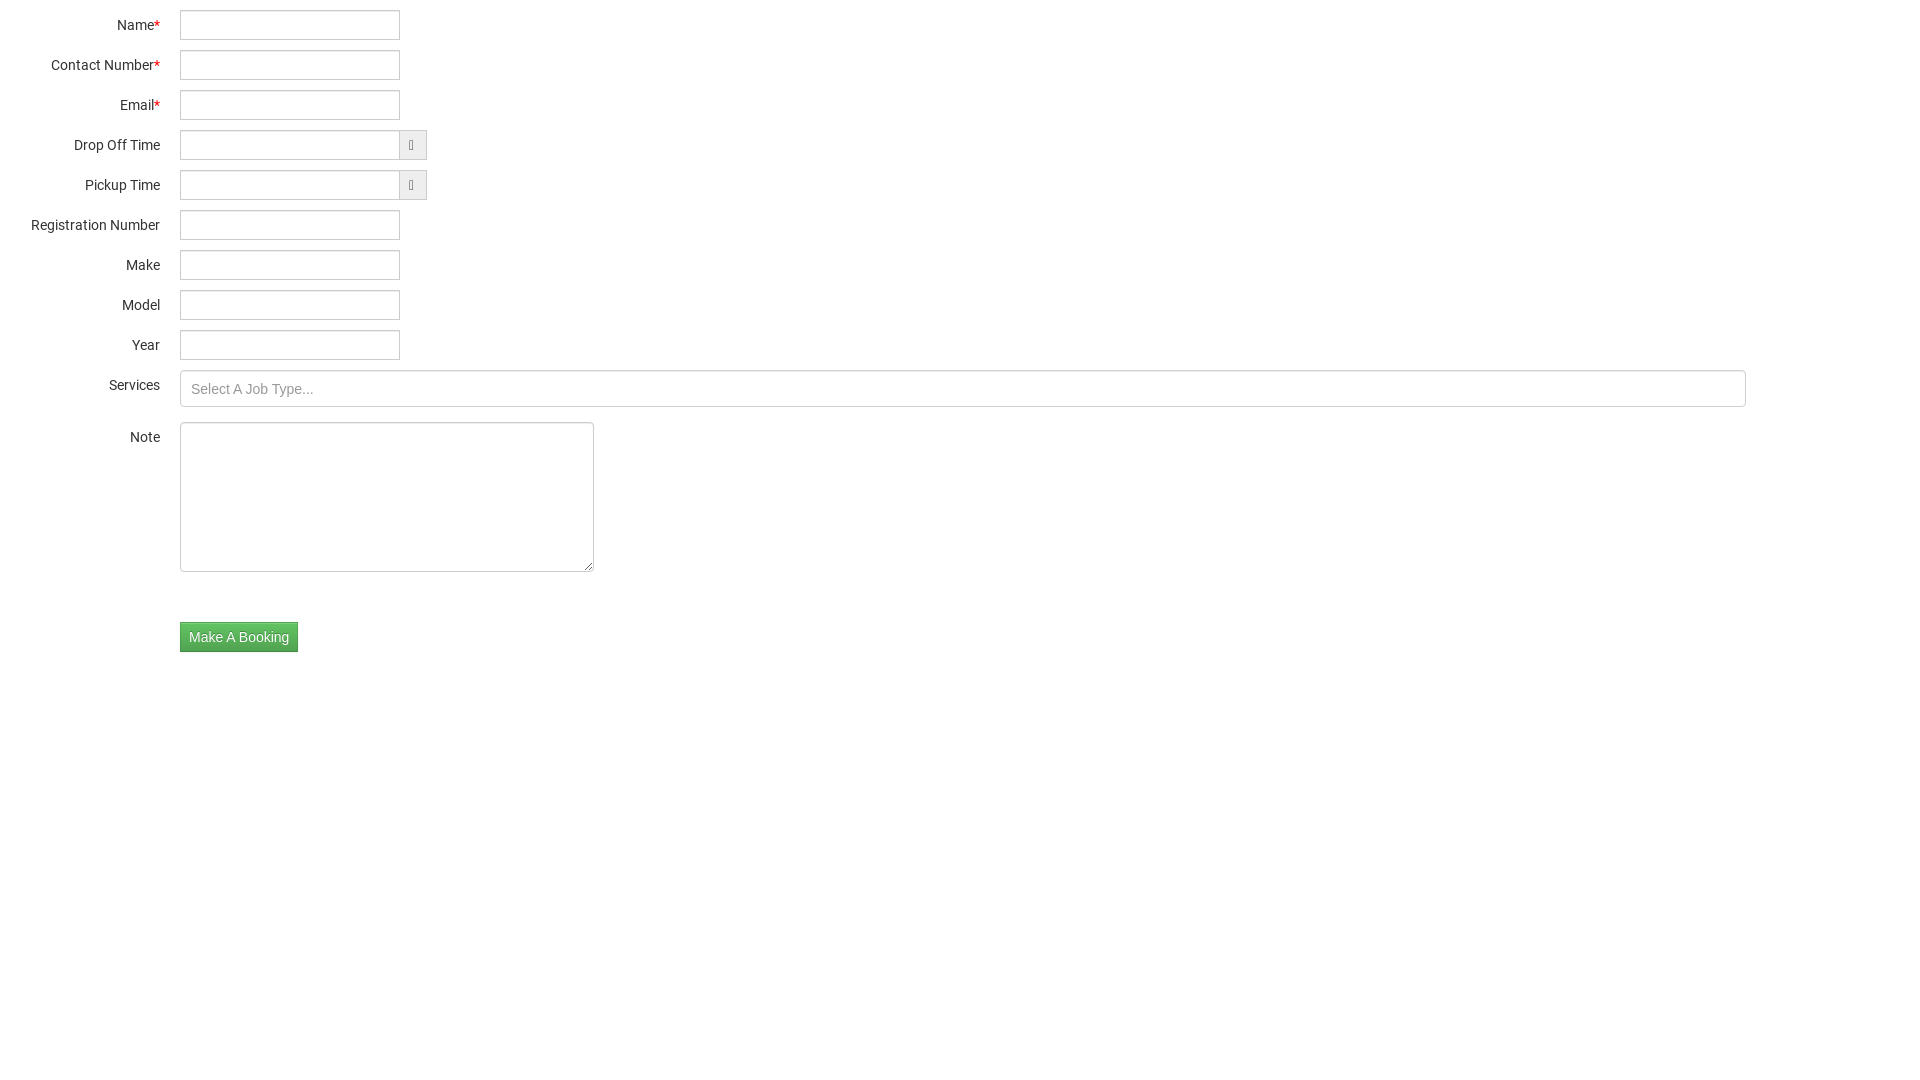 This screenshot has width=1920, height=1080. Describe the element at coordinates (239, 636) in the screenshot. I see `'Make A Booking'` at that location.